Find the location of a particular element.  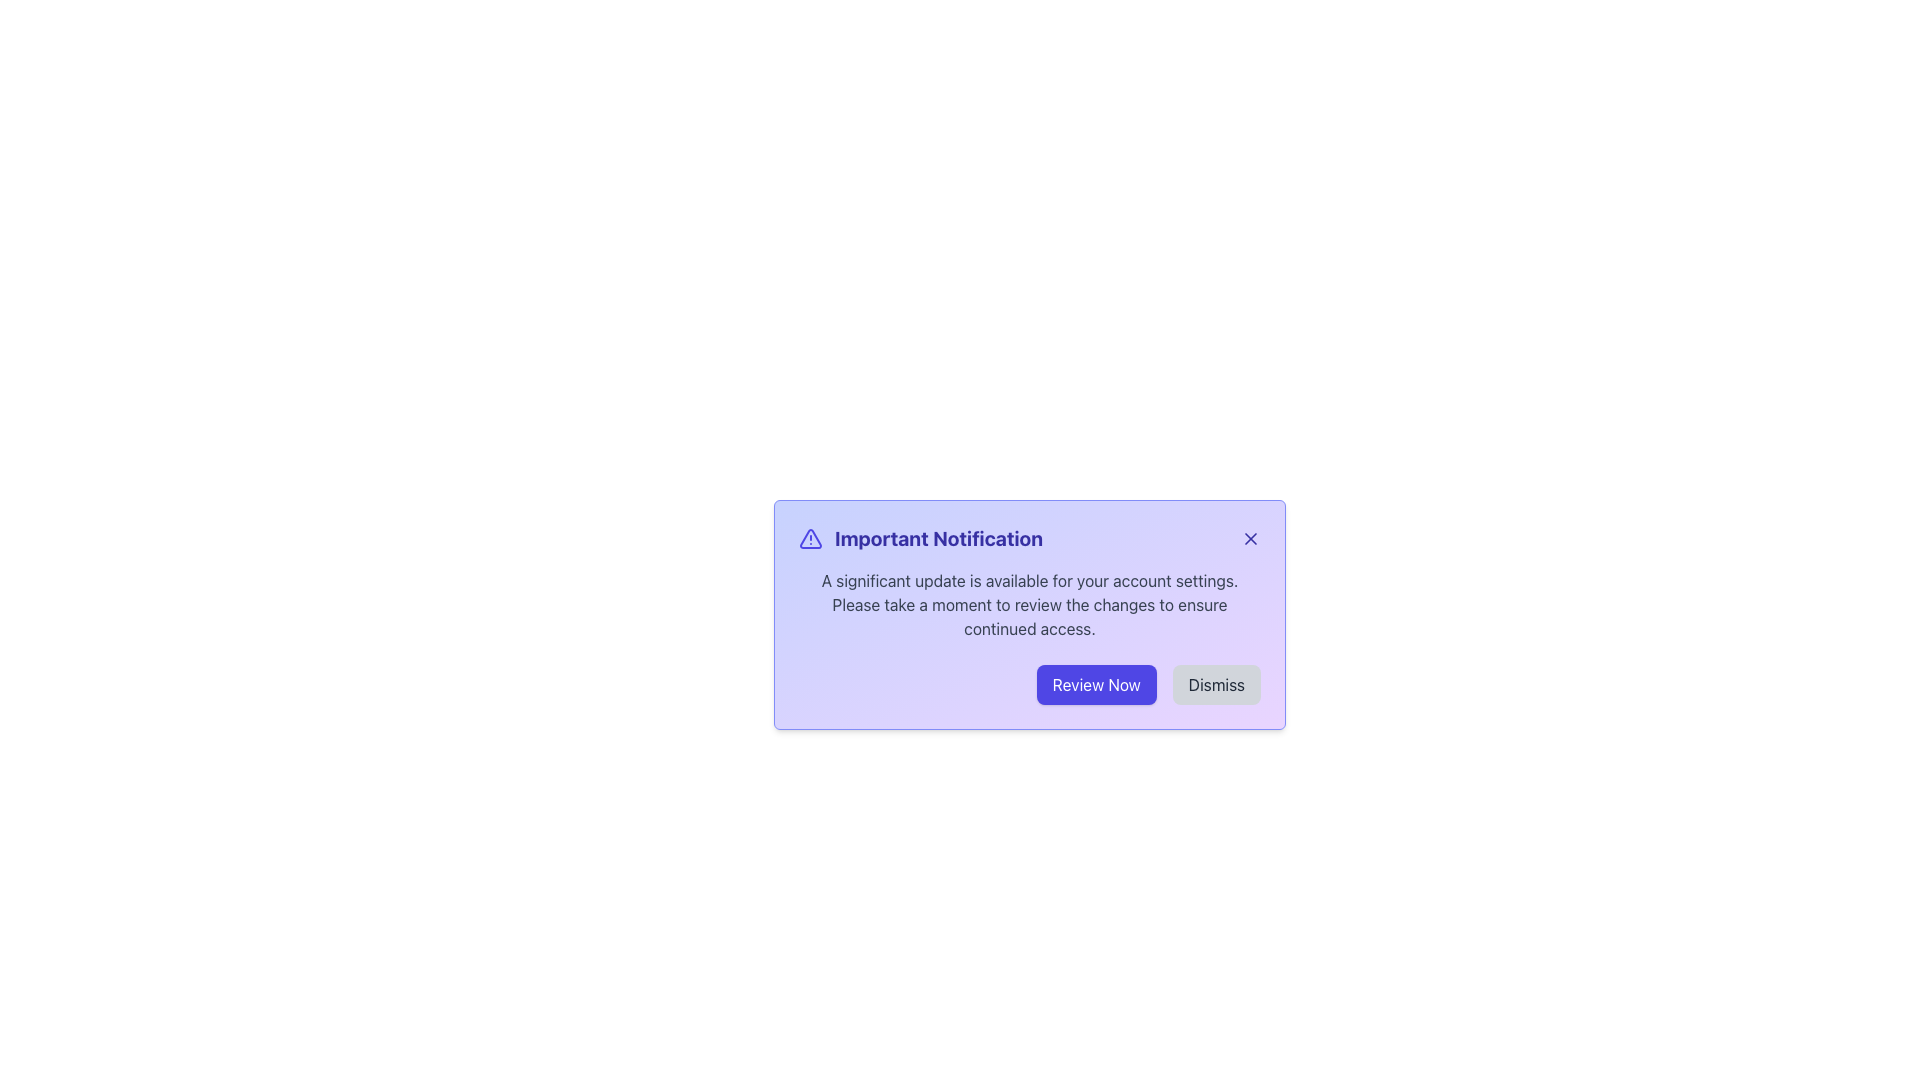

the rectangular button labeled 'Review Now' with an indigo background and white text, located in the bottom-right corner of the notification modal, to trigger the appearance change is located at coordinates (1095, 684).